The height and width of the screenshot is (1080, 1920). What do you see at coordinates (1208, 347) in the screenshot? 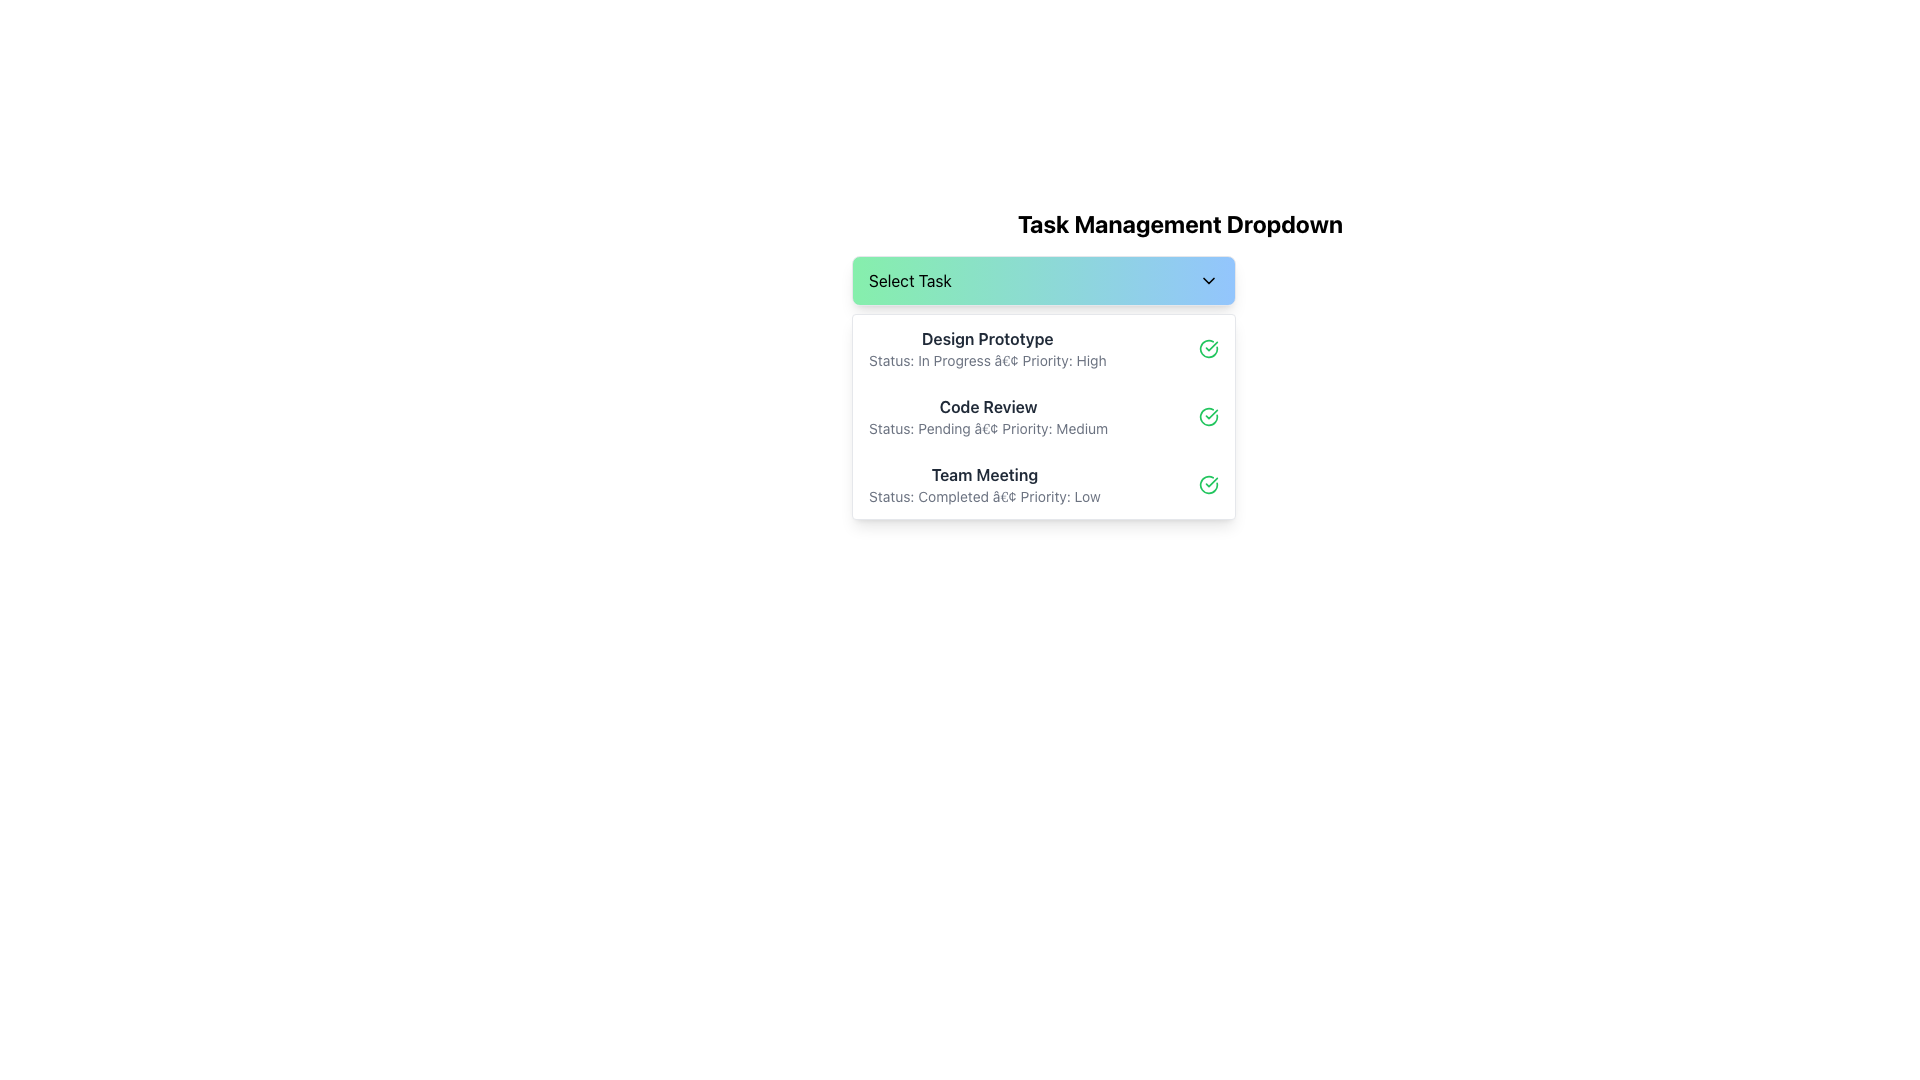
I see `the green circular status indicator with a check mark, located to the right of the text 'Design Prototype' in the first entry of the dropdown menu under 'Select Task'` at bounding box center [1208, 347].